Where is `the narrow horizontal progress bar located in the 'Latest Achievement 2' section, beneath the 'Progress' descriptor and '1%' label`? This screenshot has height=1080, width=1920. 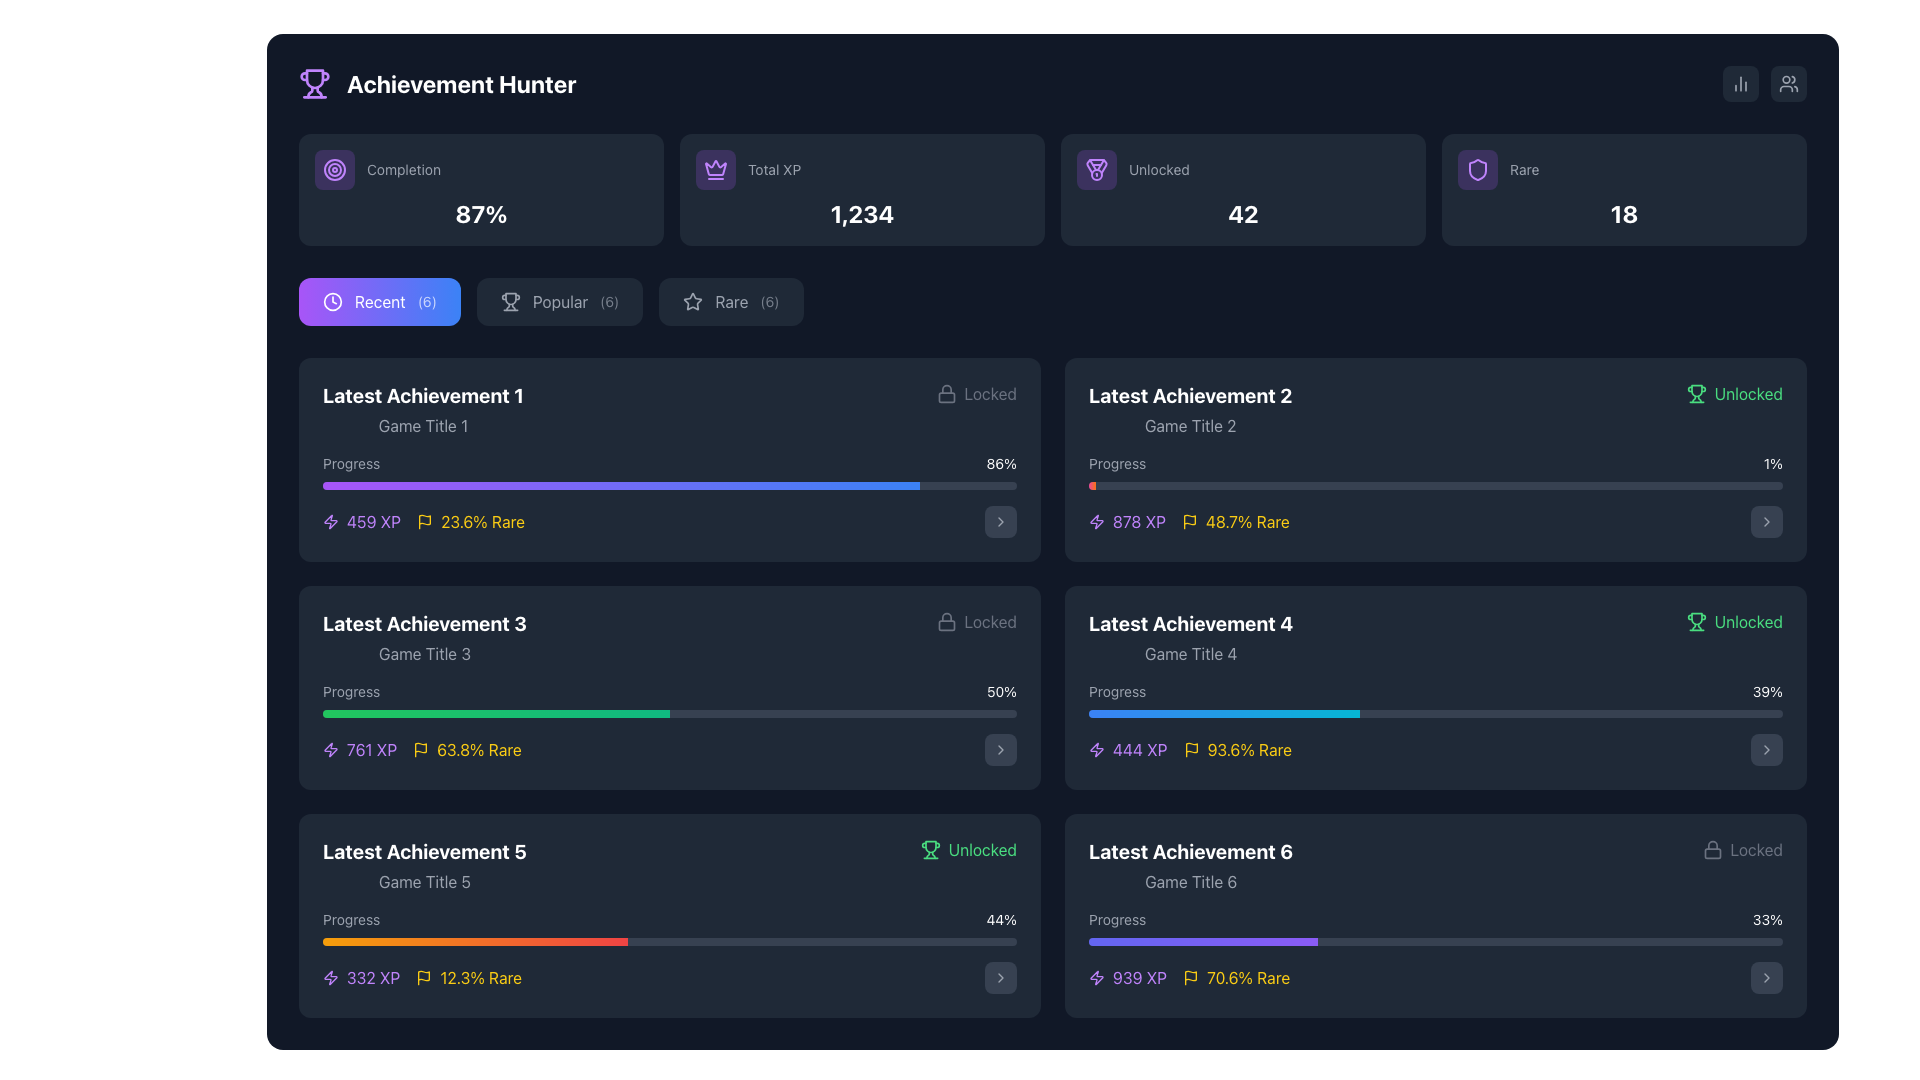
the narrow horizontal progress bar located in the 'Latest Achievement 2' section, beneath the 'Progress' descriptor and '1%' label is located at coordinates (1434, 486).